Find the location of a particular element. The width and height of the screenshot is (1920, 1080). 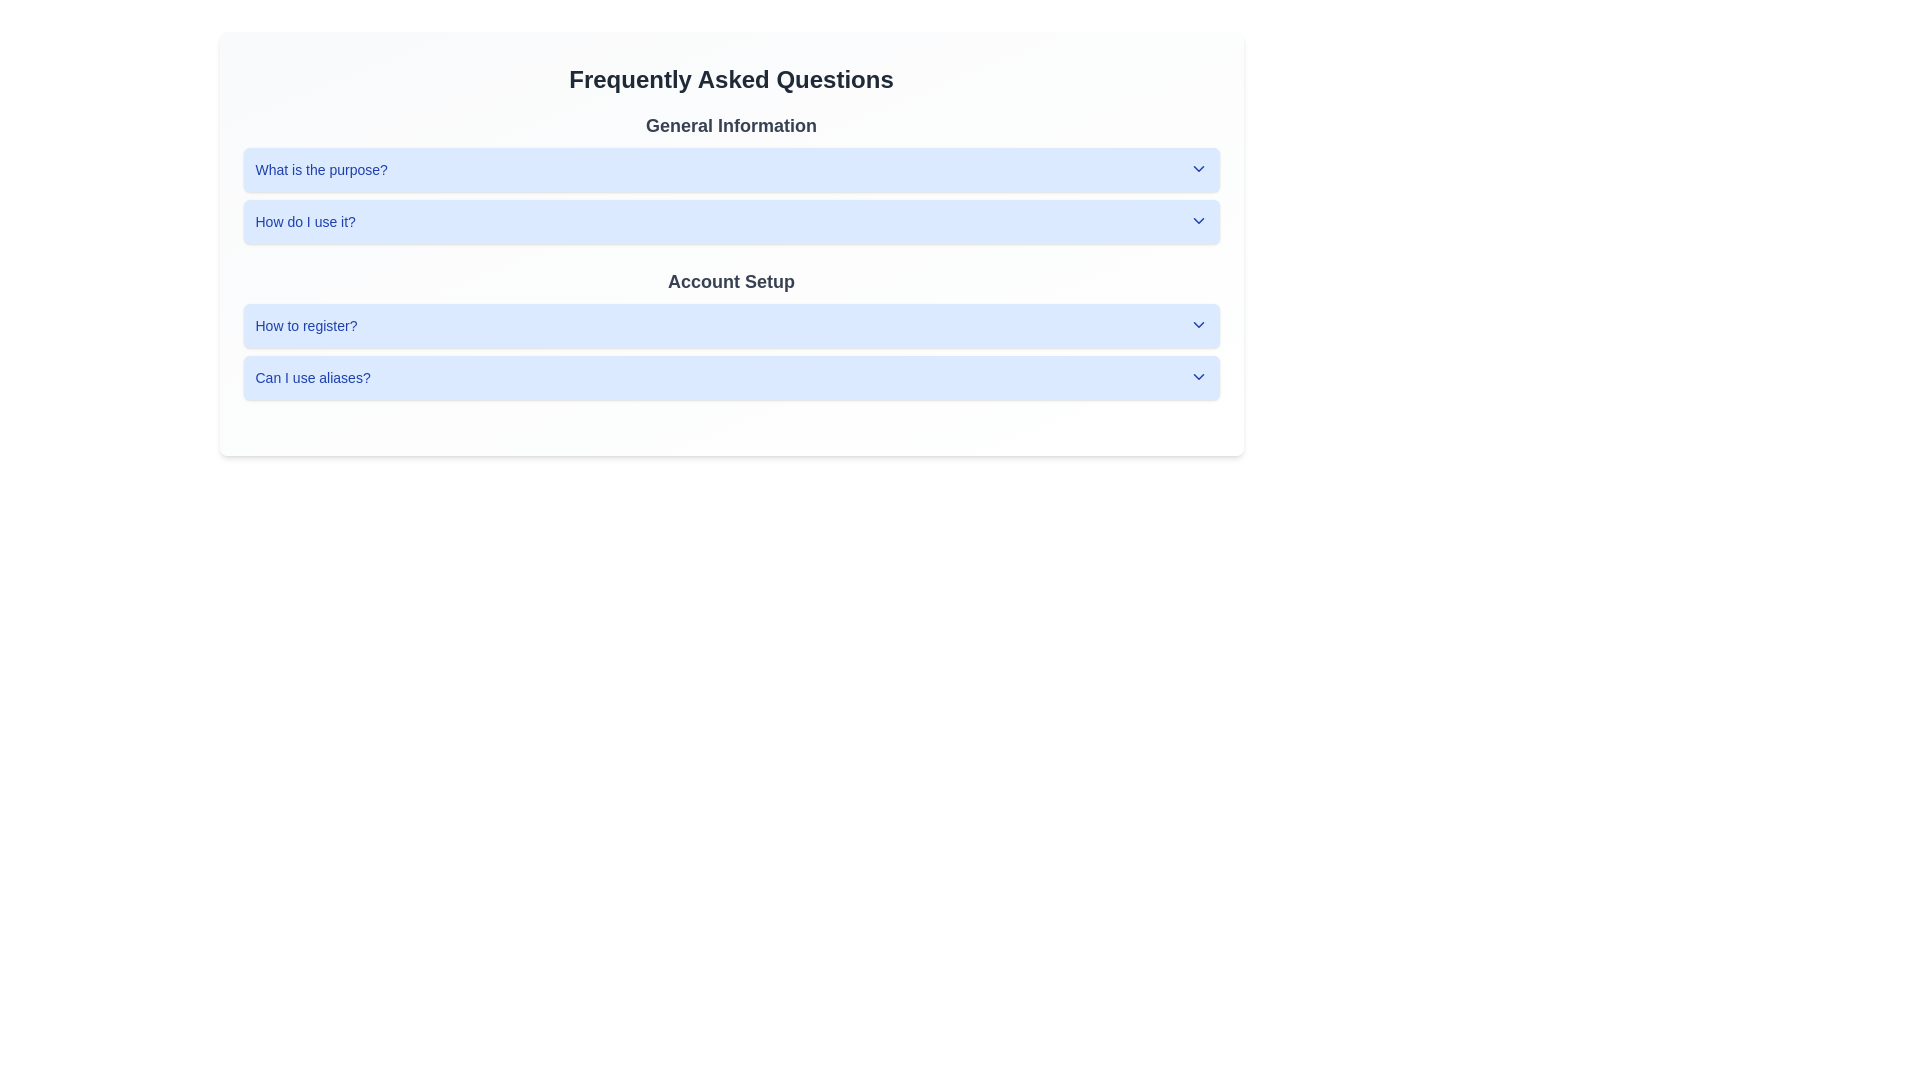

the dropdown item labeled 'Can I use aliases?' which is styled with a blue background and rounded borders, positioned under 'How to register?' in the FAQ layout is located at coordinates (730, 378).